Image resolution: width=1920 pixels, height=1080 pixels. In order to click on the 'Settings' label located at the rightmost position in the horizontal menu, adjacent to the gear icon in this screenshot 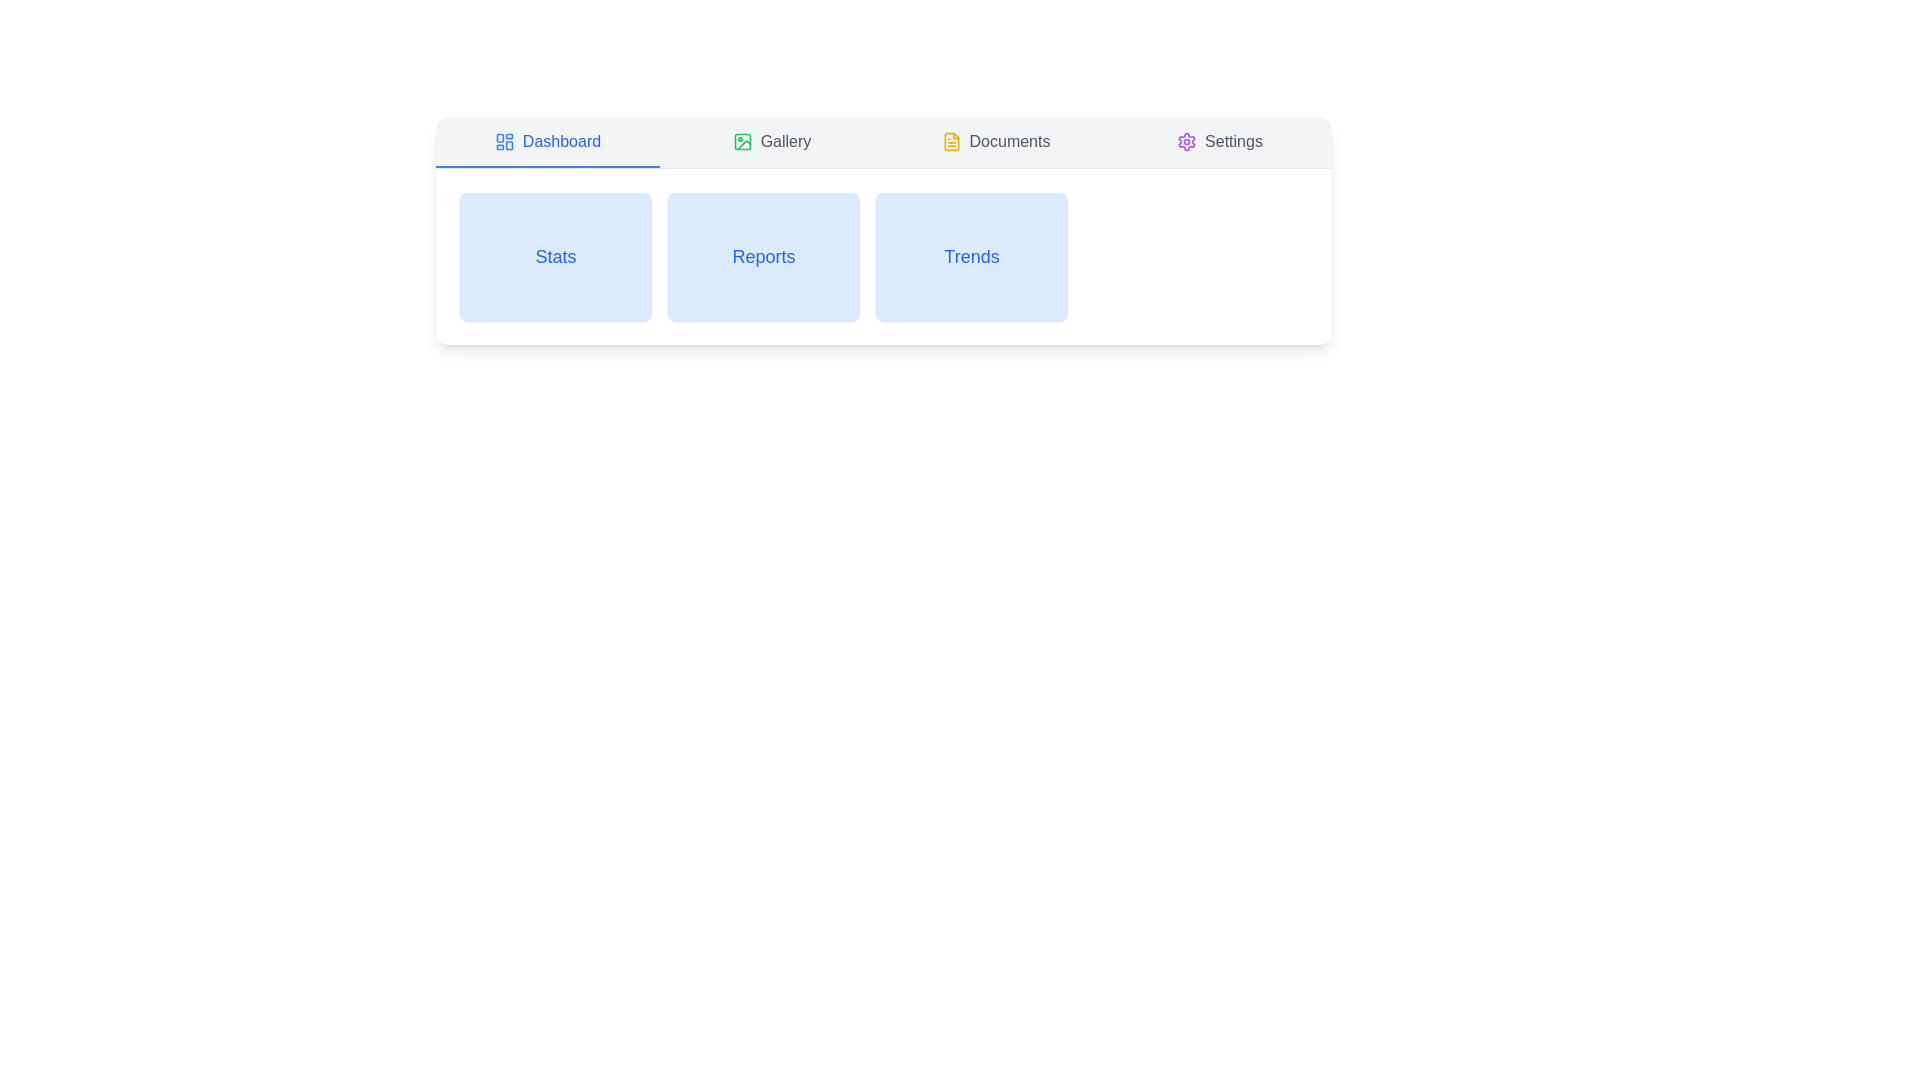, I will do `click(1232, 141)`.